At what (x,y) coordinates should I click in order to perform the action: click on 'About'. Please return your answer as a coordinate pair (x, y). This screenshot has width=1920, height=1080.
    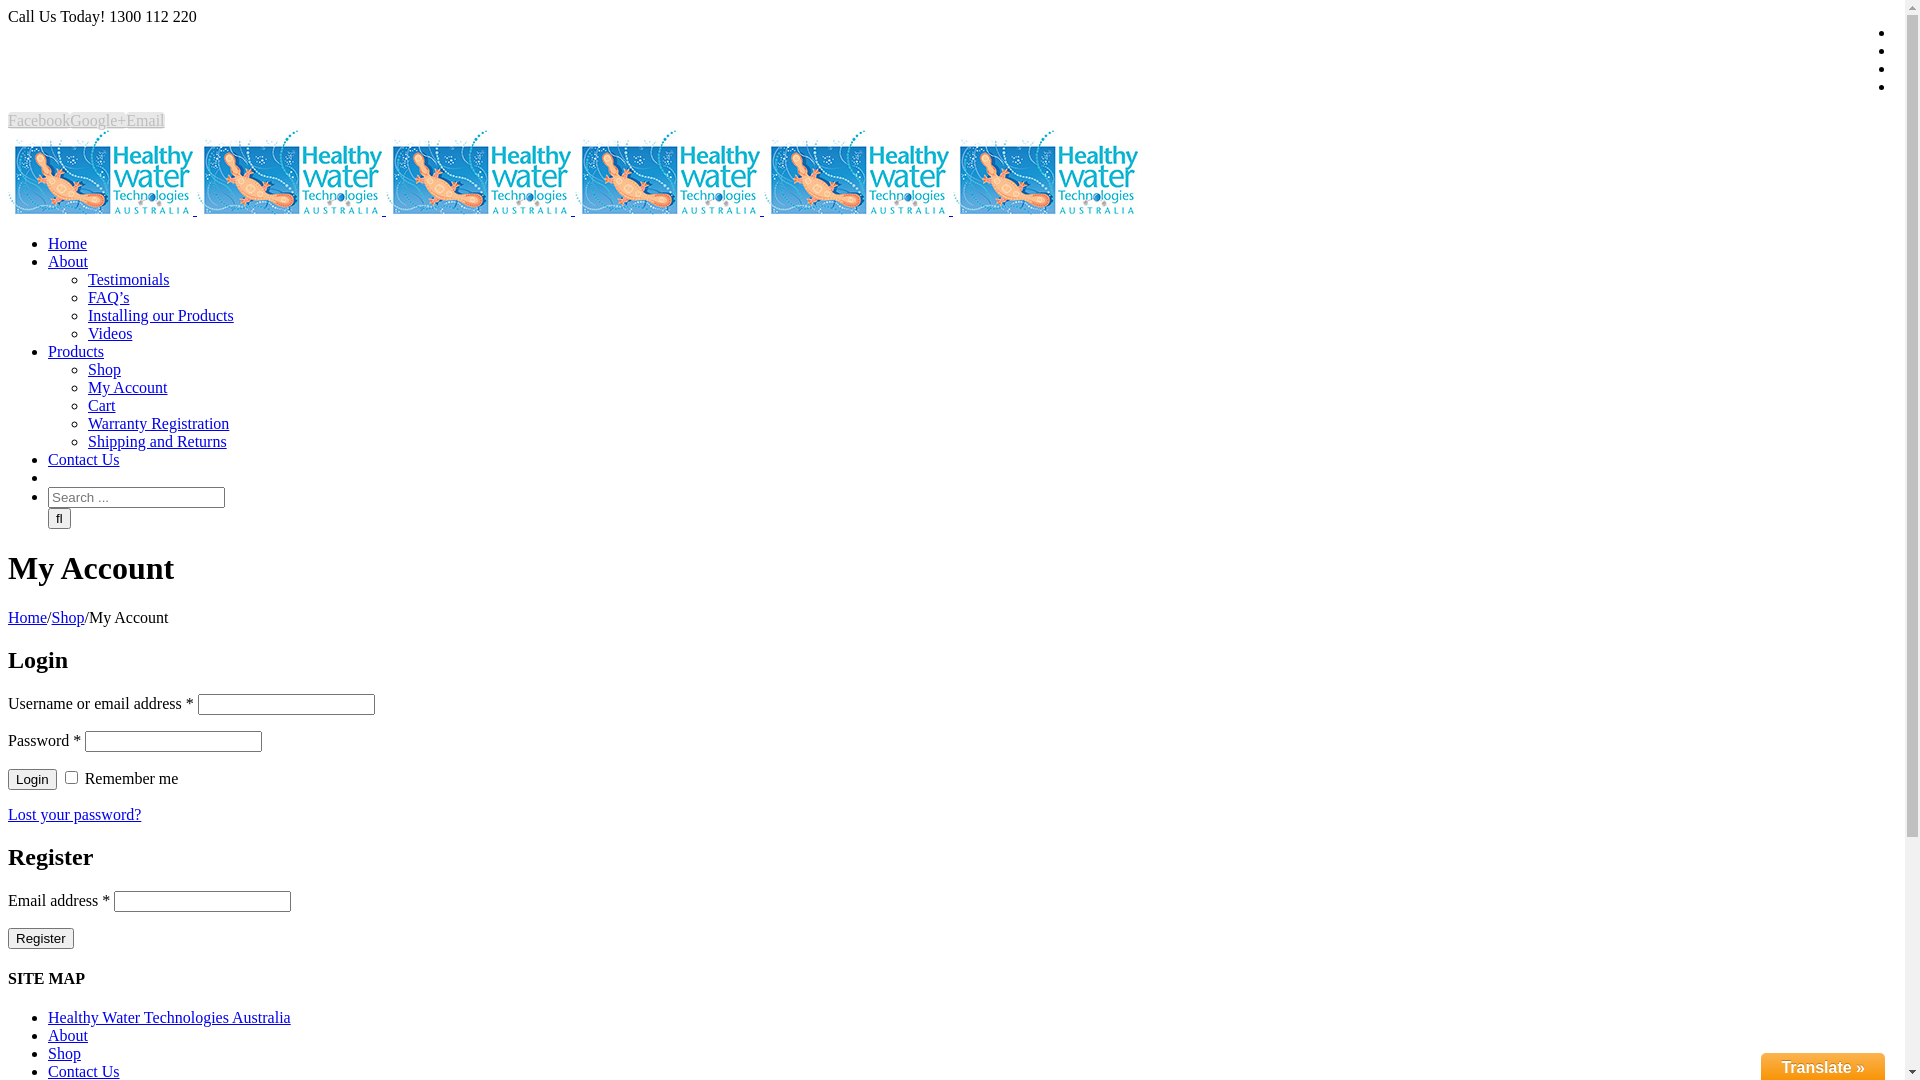
    Looking at the image, I should click on (67, 1035).